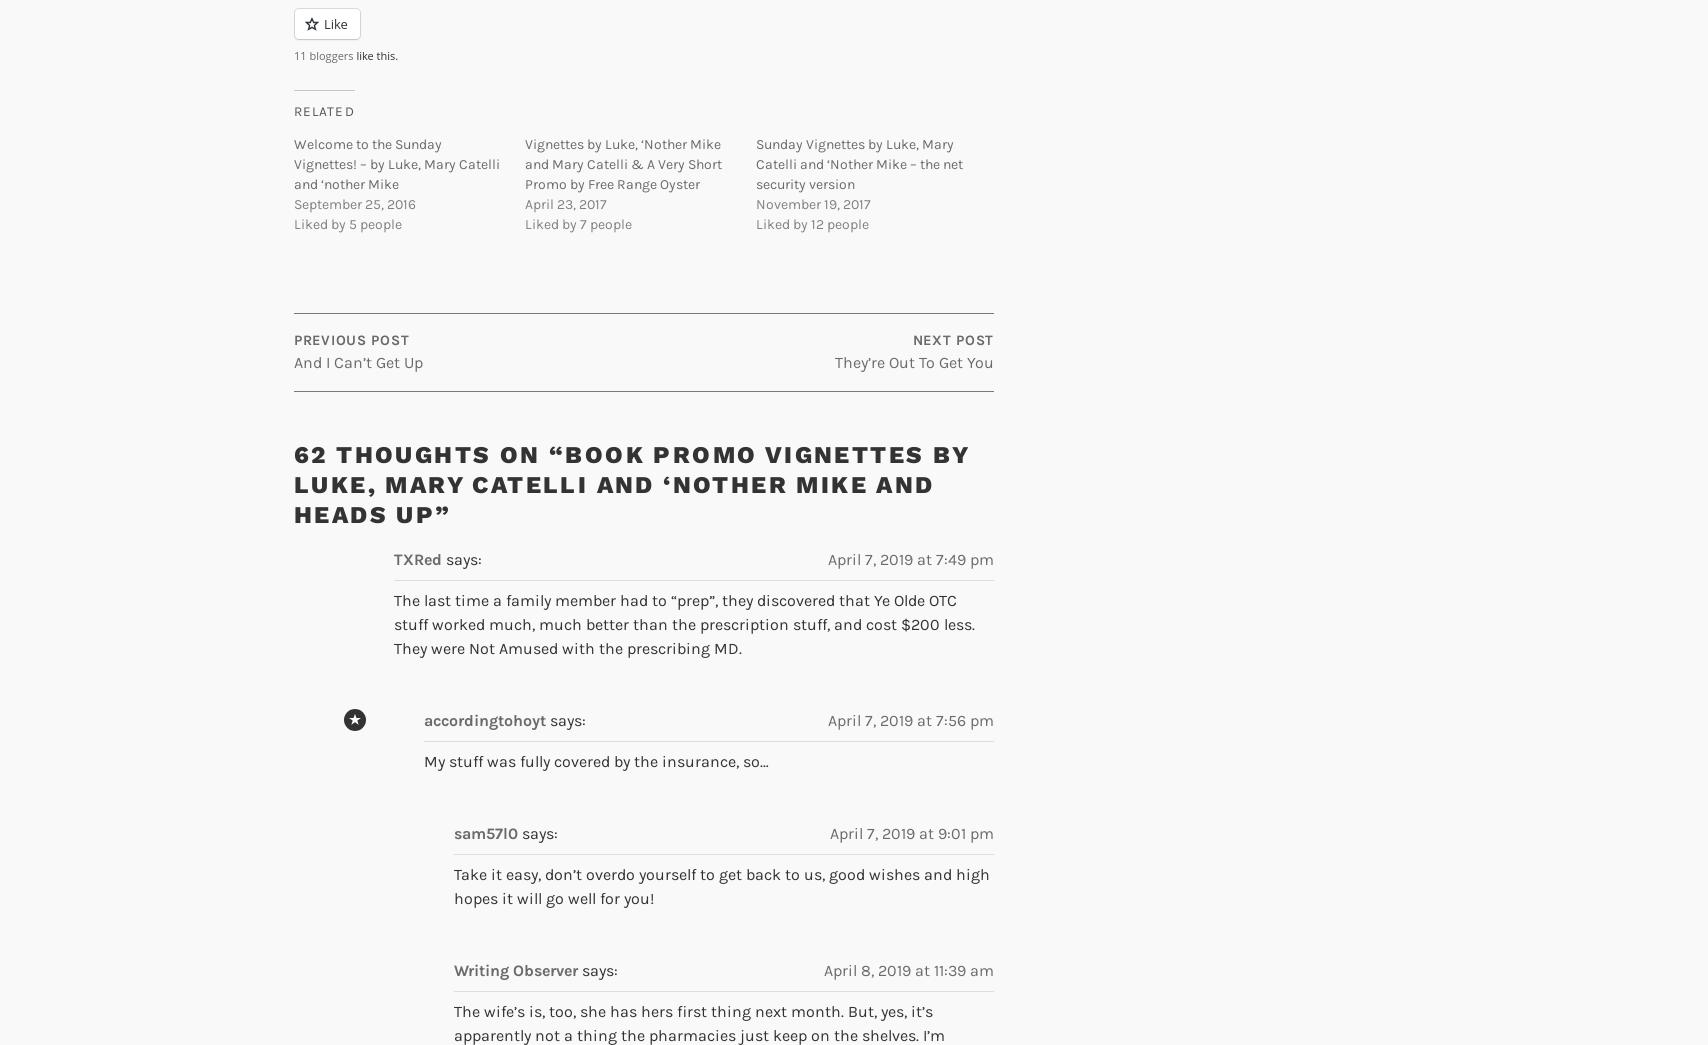 The height and width of the screenshot is (1045, 1708). I want to click on 'sam57l0', so click(453, 832).